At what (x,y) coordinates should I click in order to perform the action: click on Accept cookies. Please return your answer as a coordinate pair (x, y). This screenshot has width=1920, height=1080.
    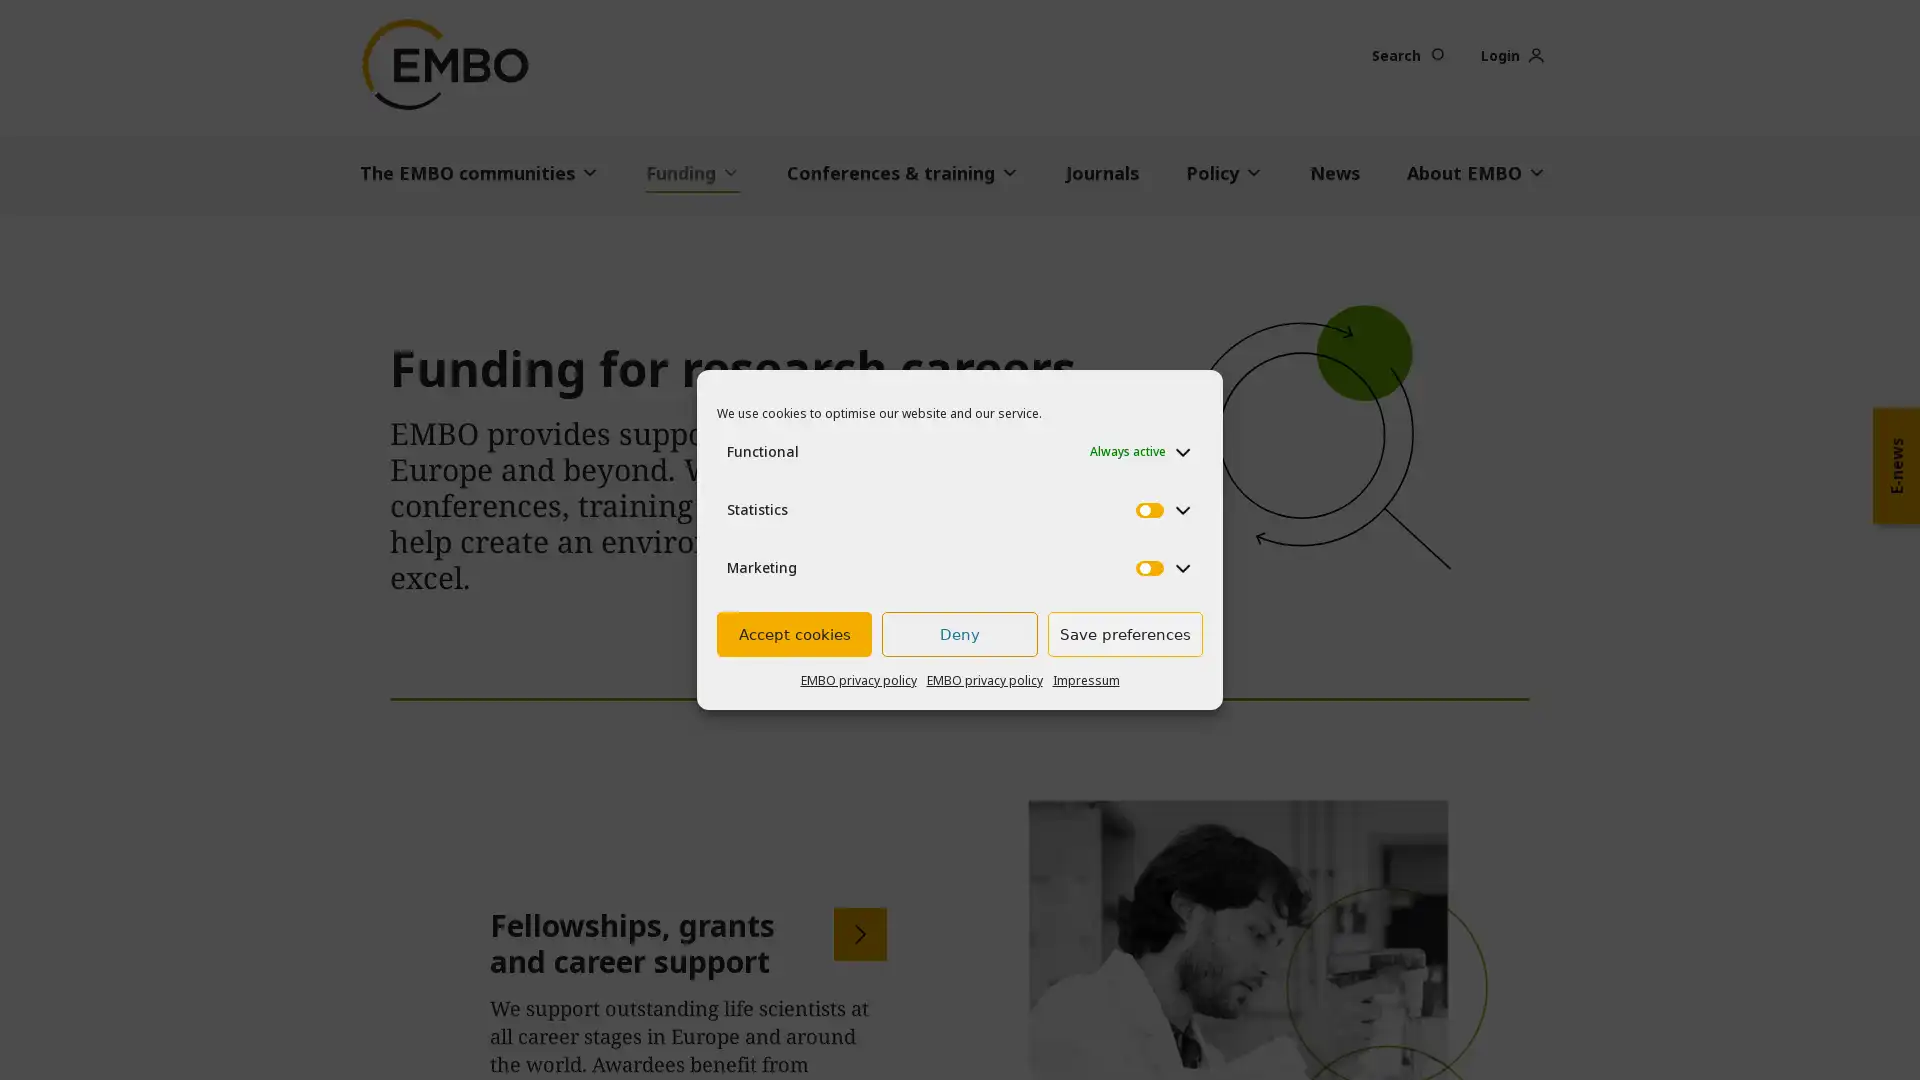
    Looking at the image, I should click on (793, 634).